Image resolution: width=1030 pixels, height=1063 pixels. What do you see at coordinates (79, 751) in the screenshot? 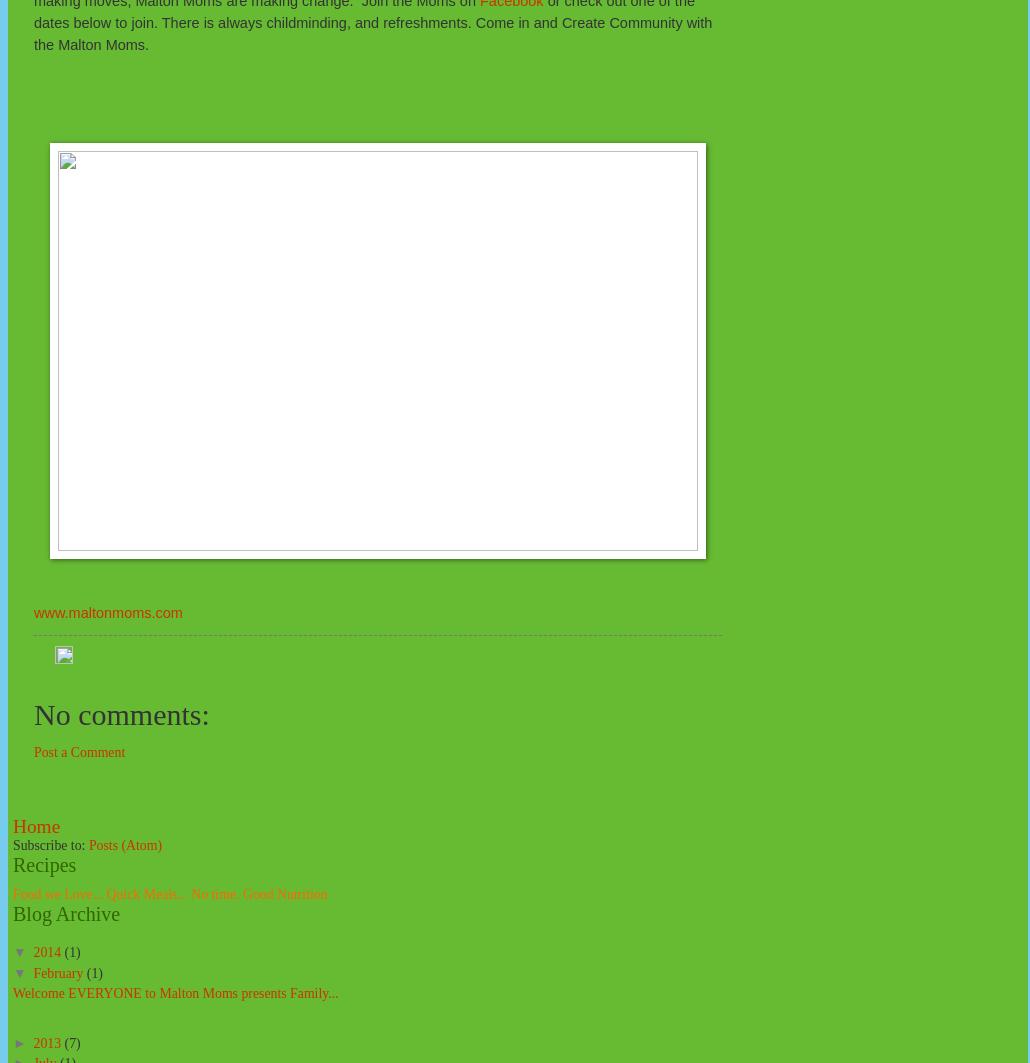
I see `'Post a Comment'` at bounding box center [79, 751].